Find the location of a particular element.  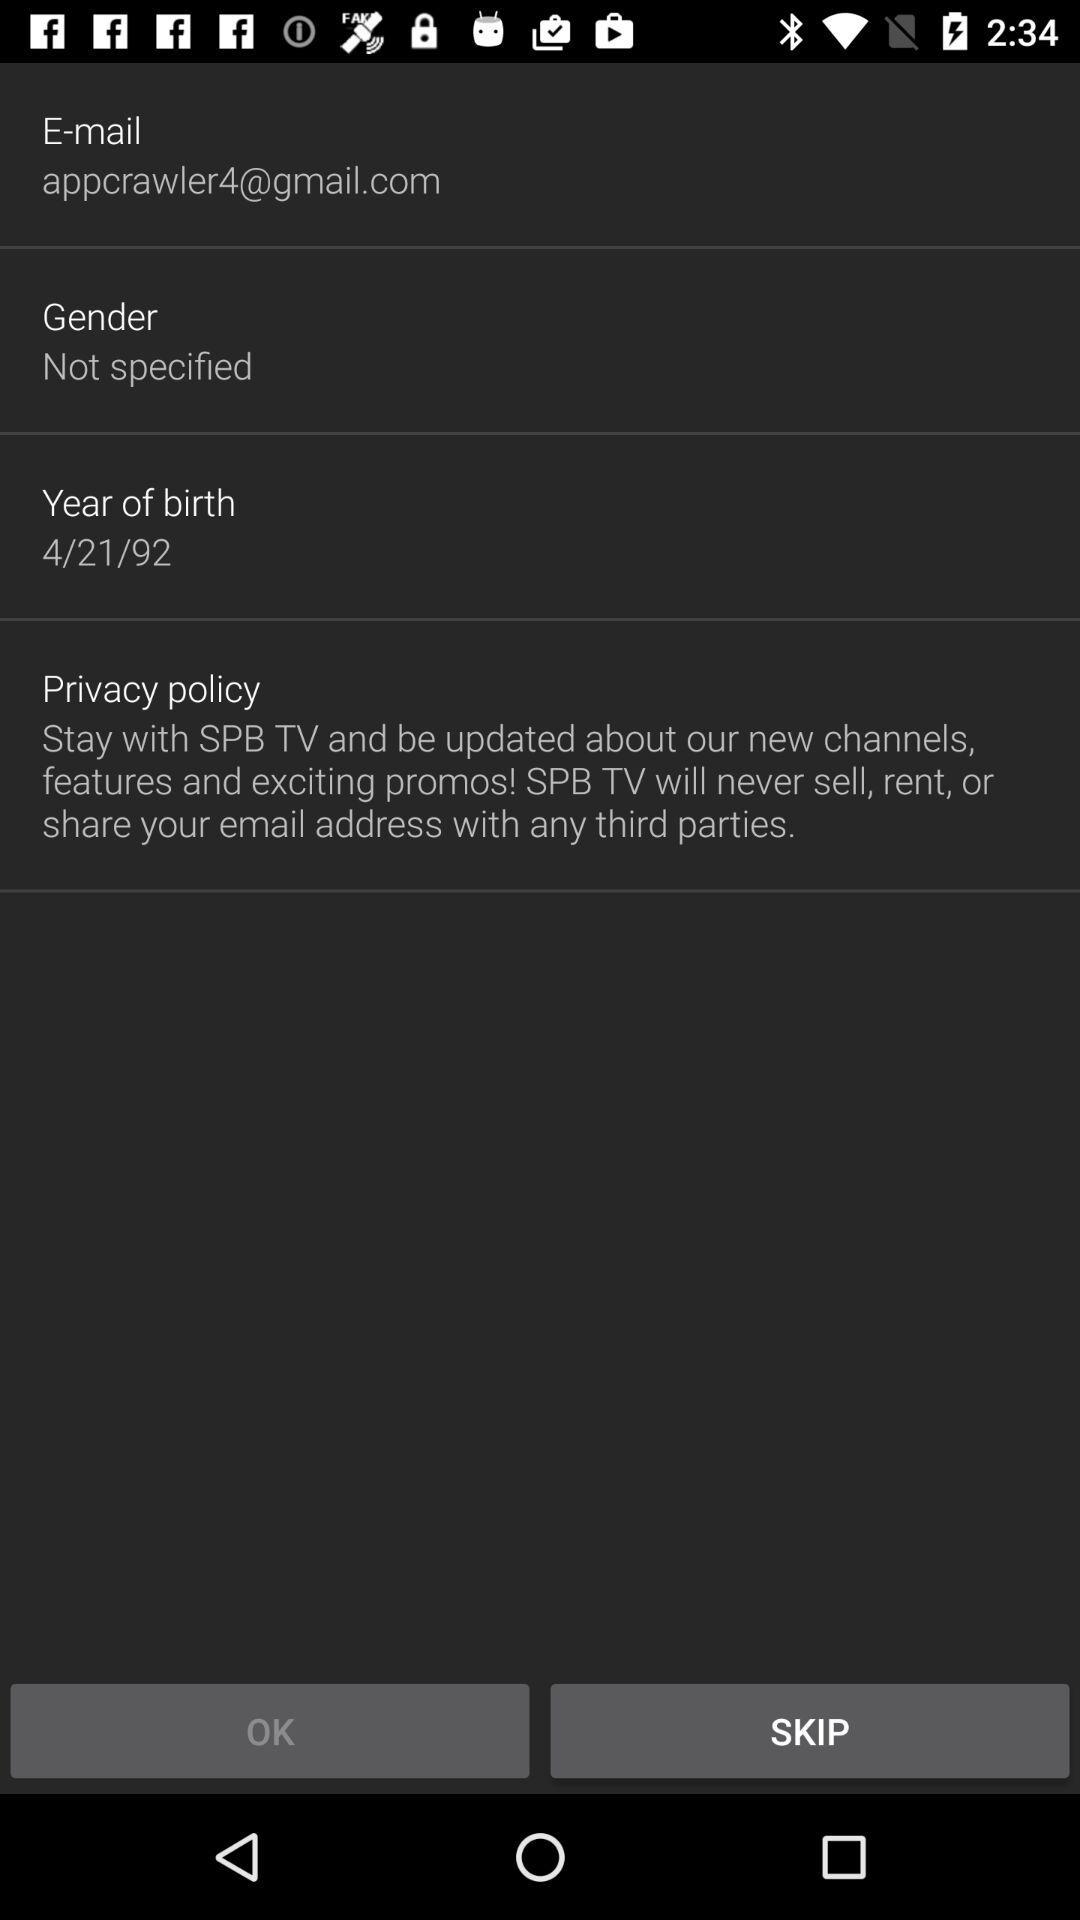

icon below the e-mail icon is located at coordinates (240, 179).